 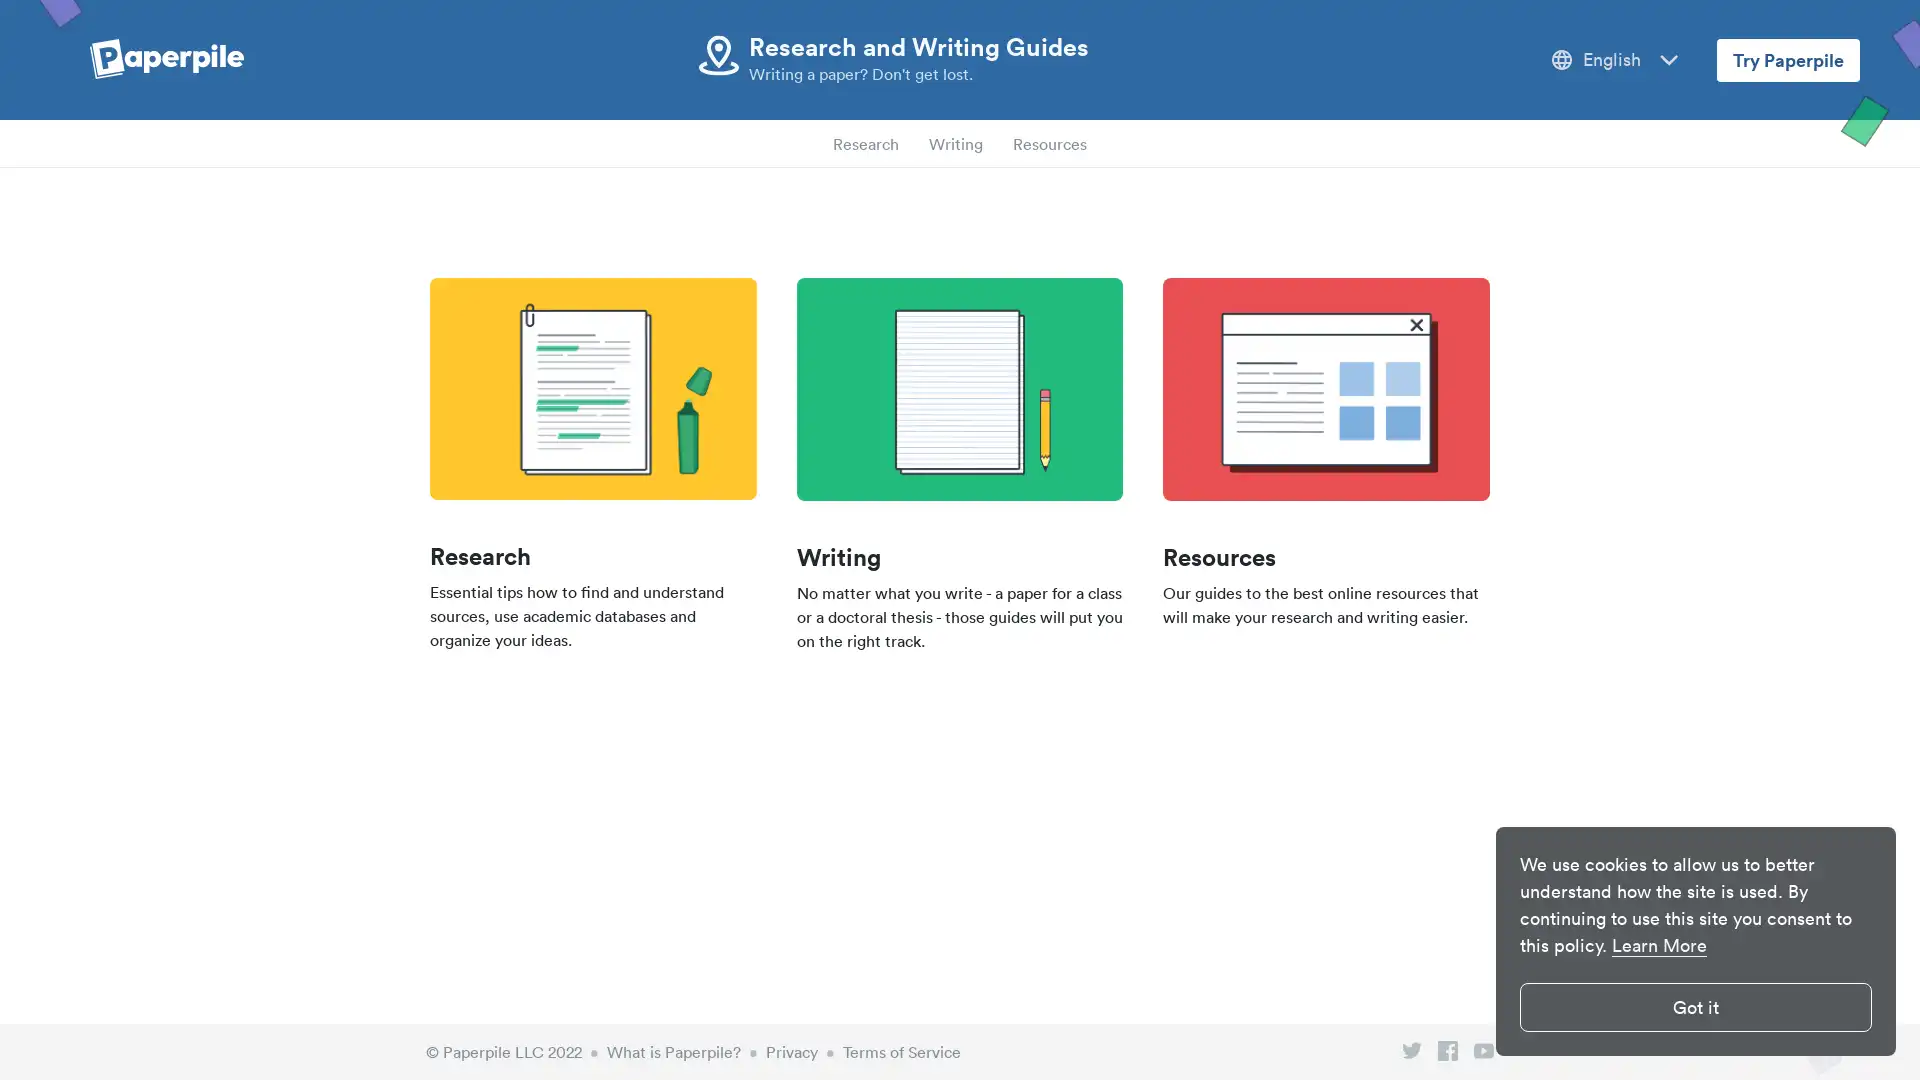 I want to click on dismiss cookie message, so click(x=1694, y=1007).